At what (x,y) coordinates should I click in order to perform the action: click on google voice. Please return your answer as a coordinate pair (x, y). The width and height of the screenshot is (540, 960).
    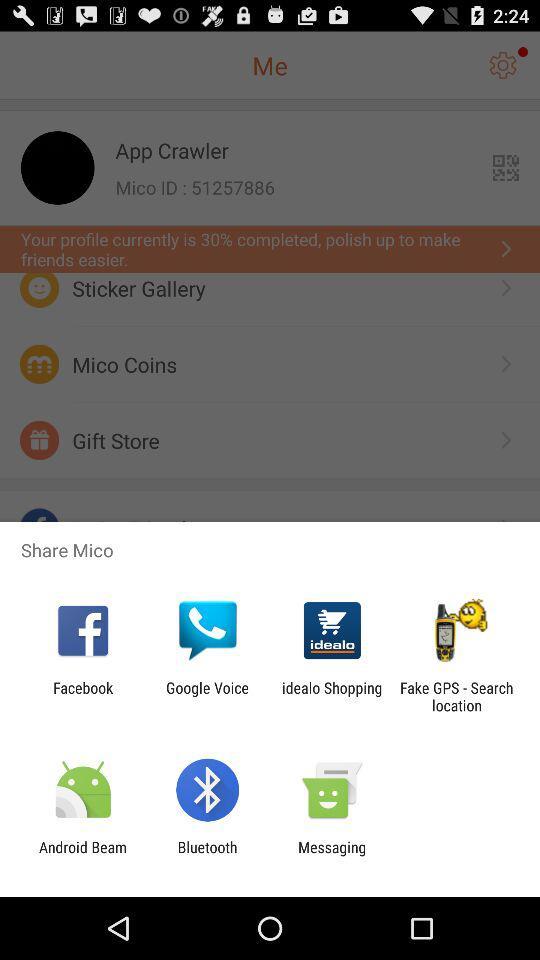
    Looking at the image, I should click on (206, 696).